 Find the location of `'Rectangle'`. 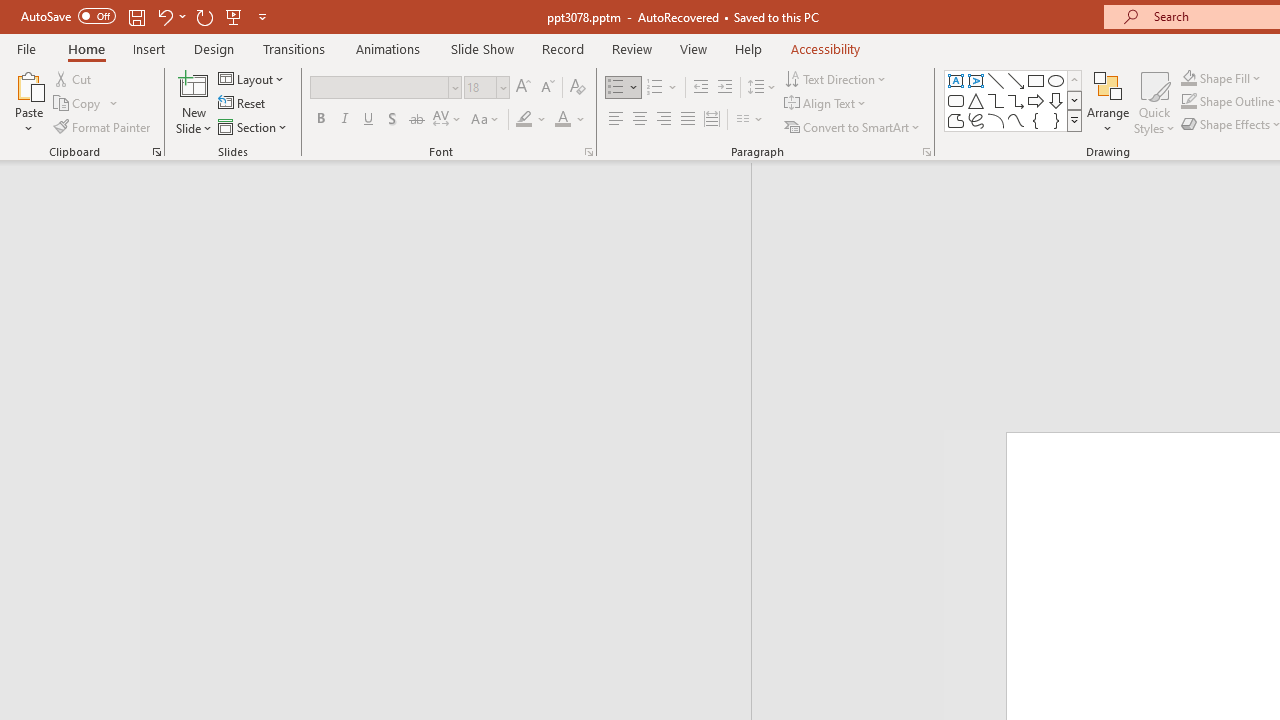

'Rectangle' is located at coordinates (1036, 80).